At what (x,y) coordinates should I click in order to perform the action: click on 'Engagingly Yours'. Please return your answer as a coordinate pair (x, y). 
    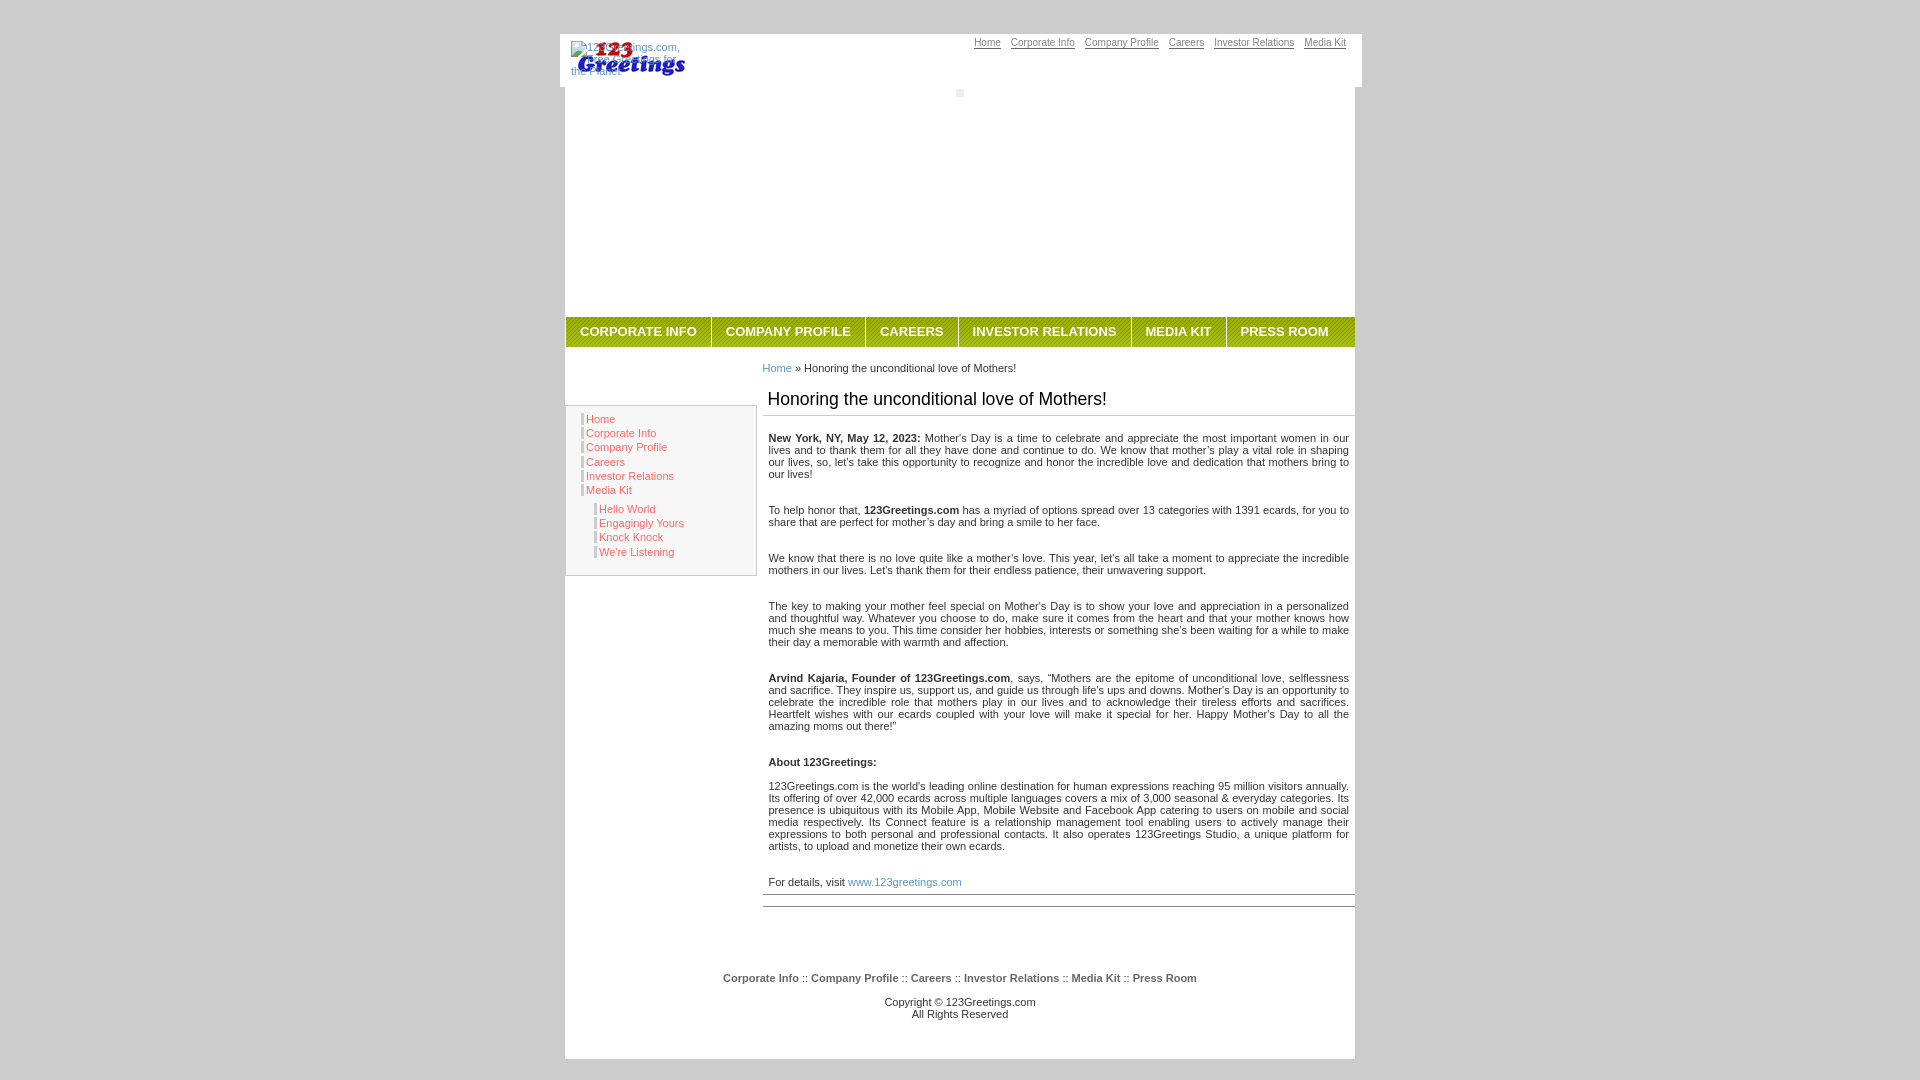
    Looking at the image, I should click on (637, 522).